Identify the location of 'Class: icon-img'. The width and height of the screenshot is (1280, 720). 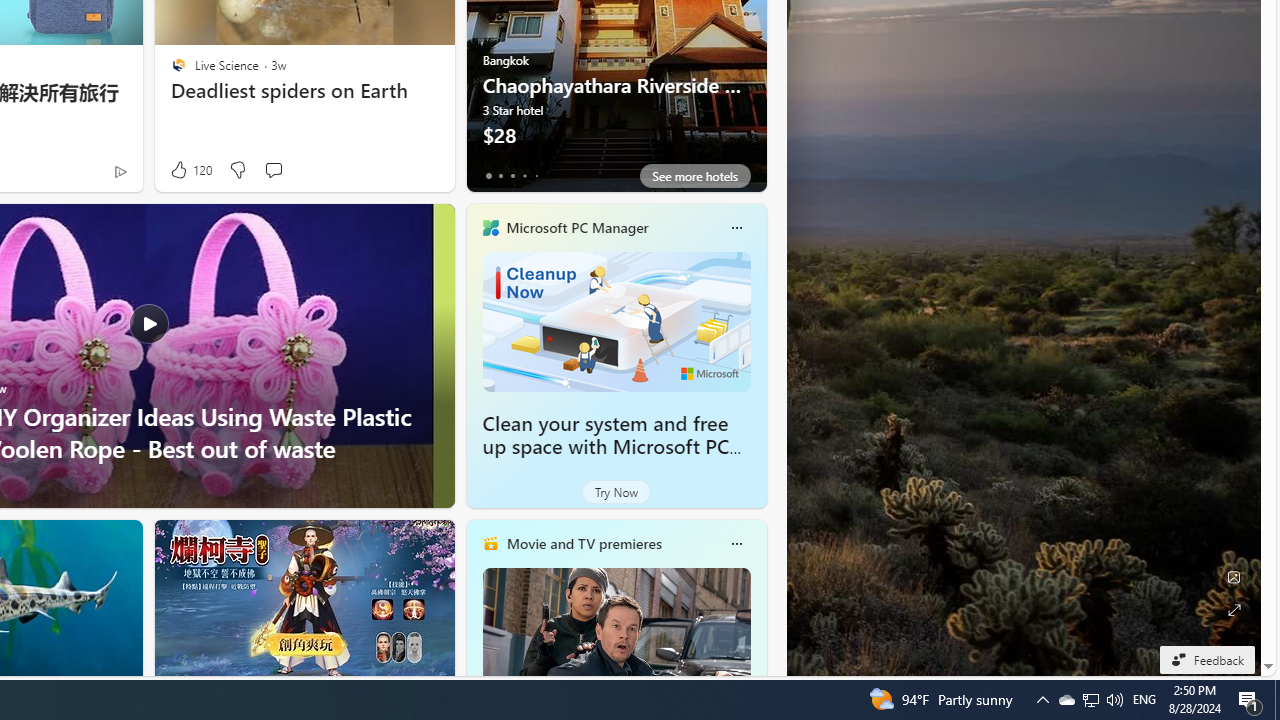
(735, 543).